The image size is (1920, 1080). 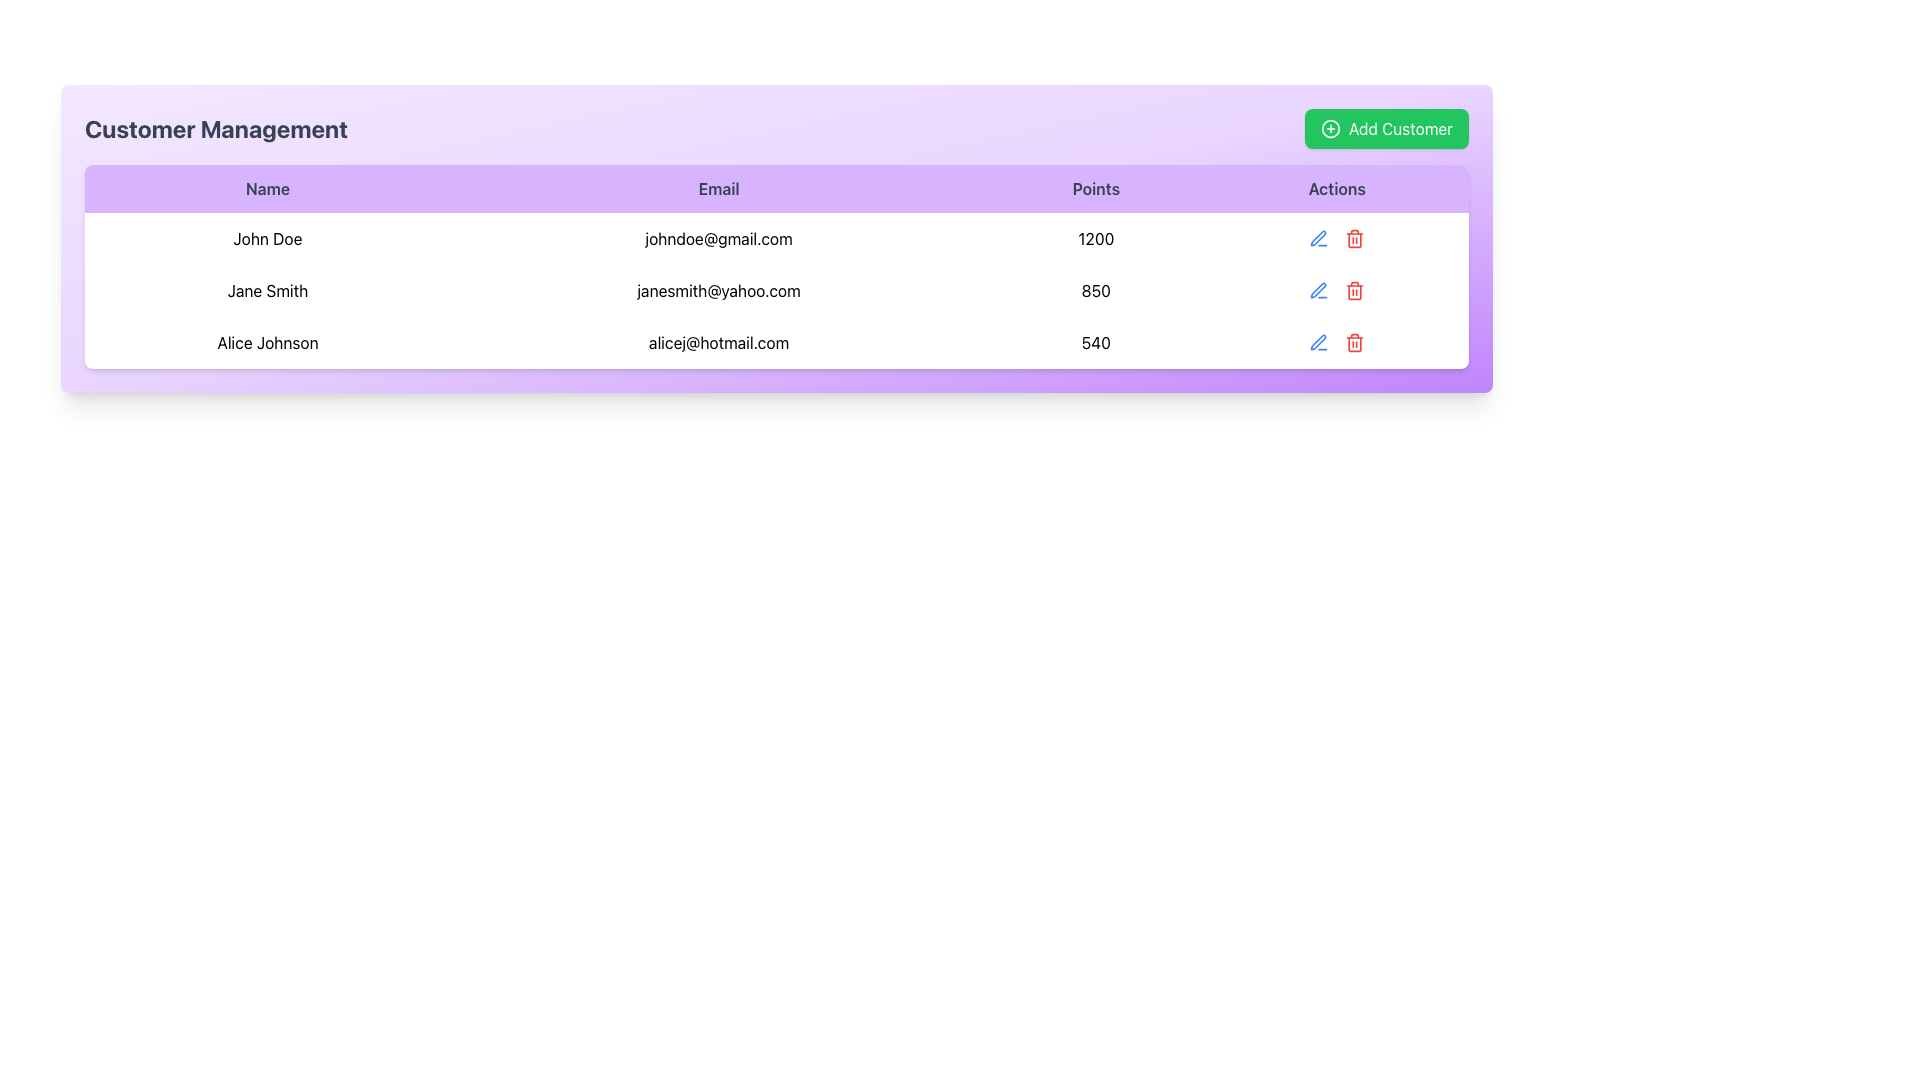 What do you see at coordinates (1355, 342) in the screenshot?
I see `the delete icon button located in the last row of the actions column corresponding to user 'Alice Johnson'` at bounding box center [1355, 342].